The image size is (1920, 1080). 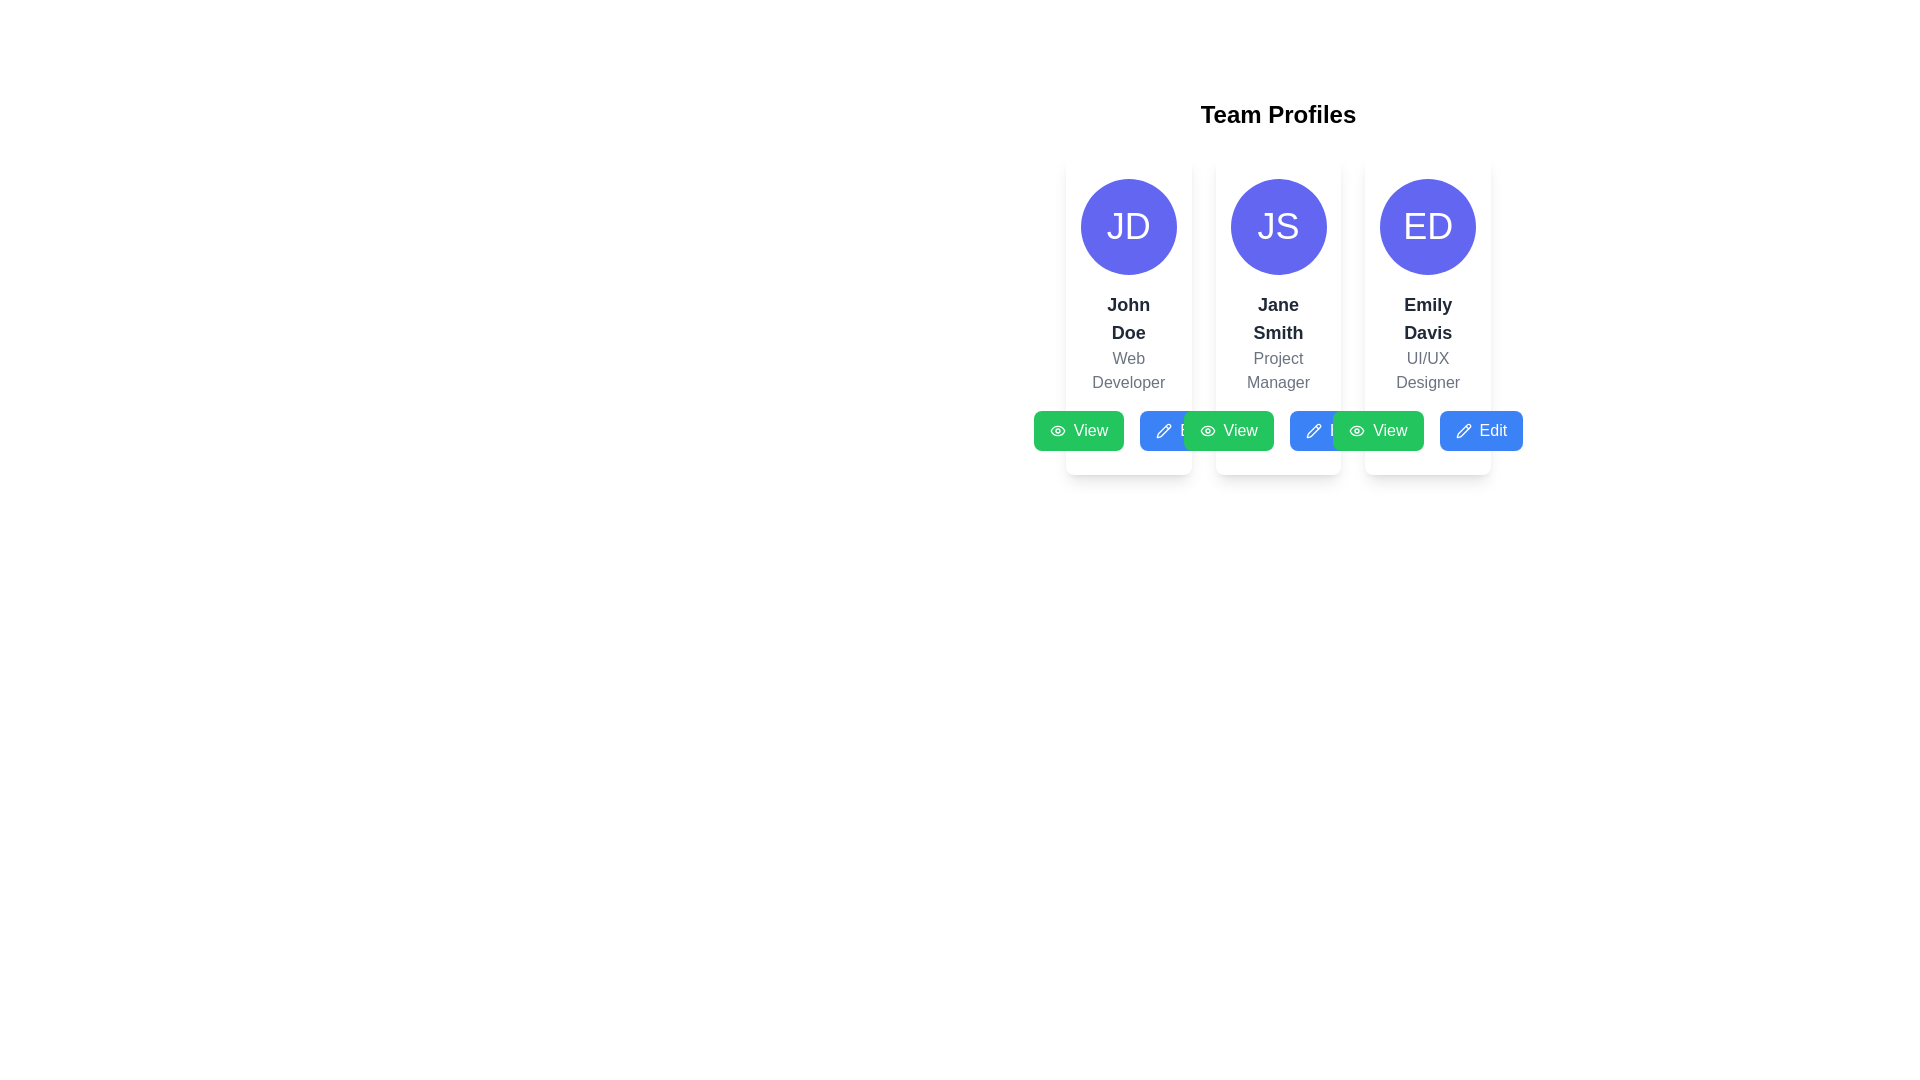 I want to click on the Profile badge displaying the initials 'JD' located at the top of the leftmost profile card, so click(x=1128, y=226).